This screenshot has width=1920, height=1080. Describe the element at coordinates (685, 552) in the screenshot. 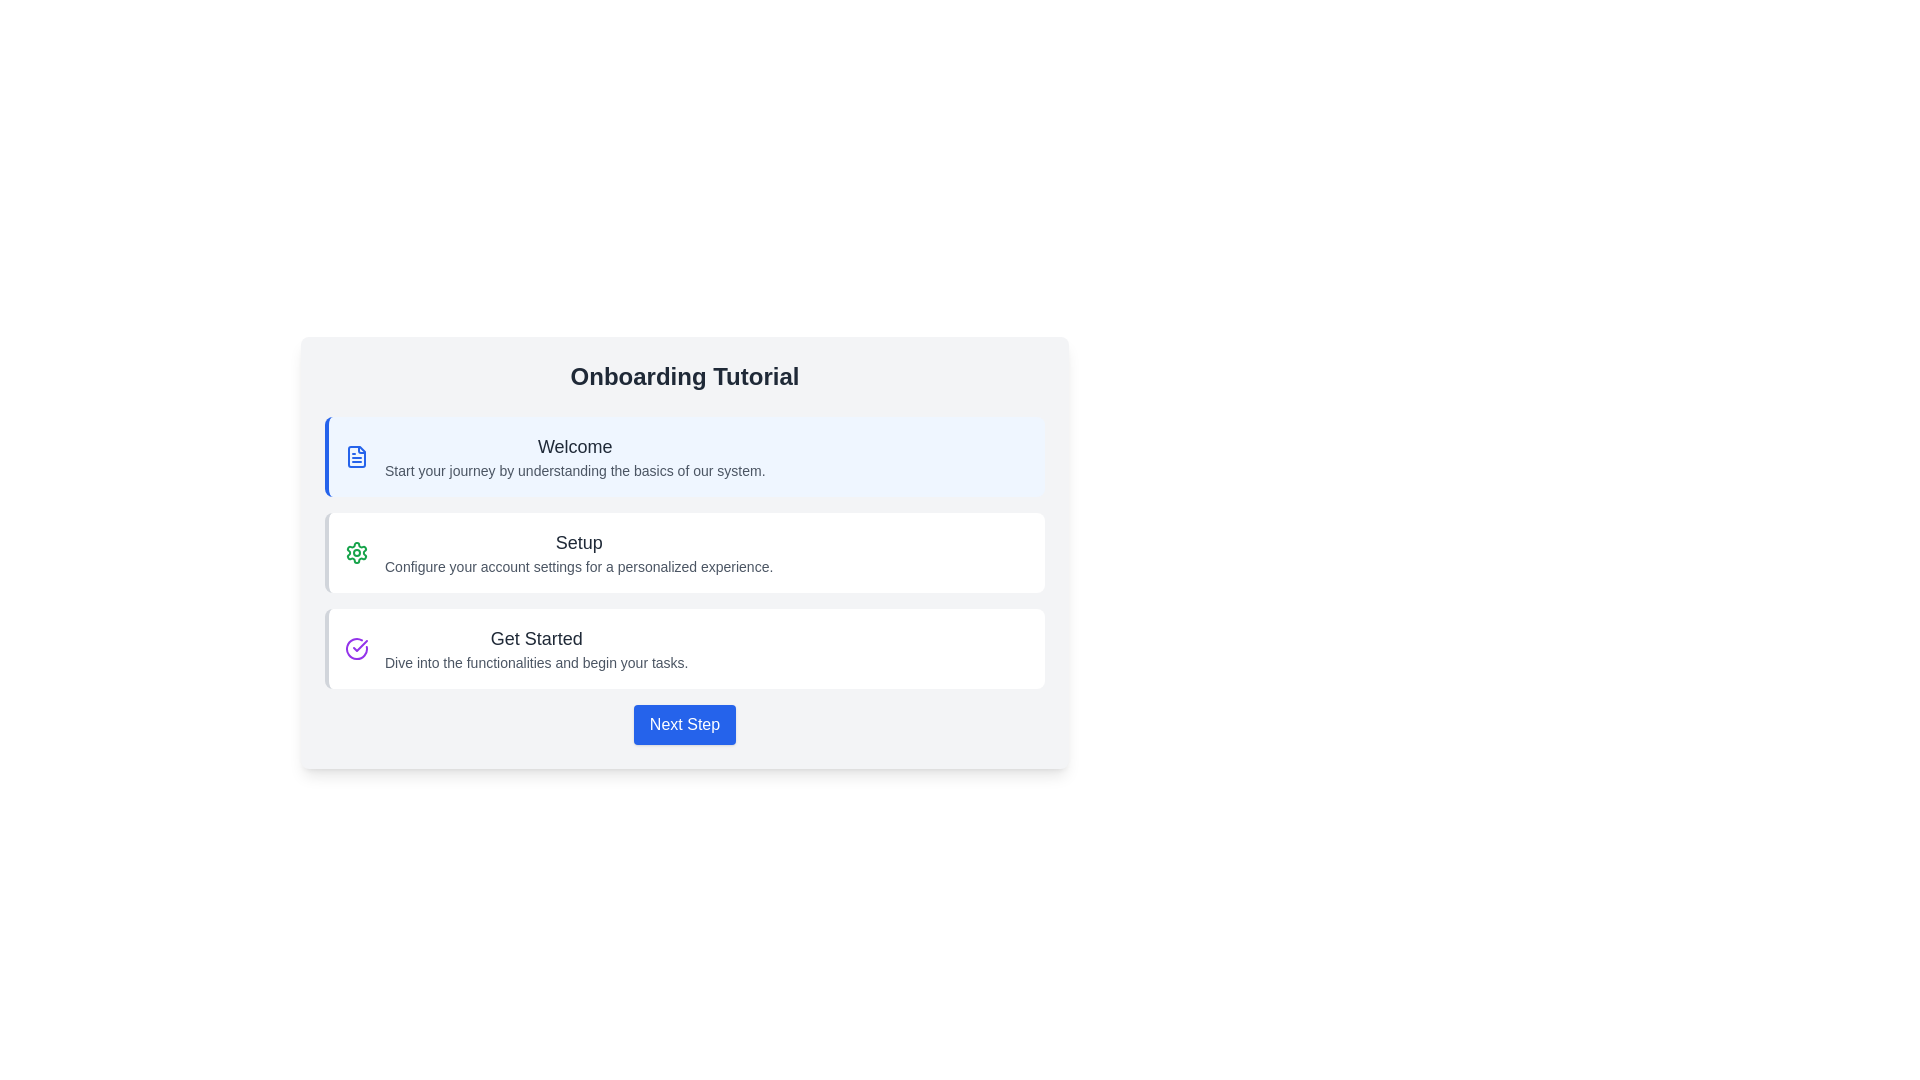

I see `the Informational panel, which introduces the 'Setup' stage of the onboarding process and describes its purpose to assist users in configuring account settings for a personalized experience` at that location.